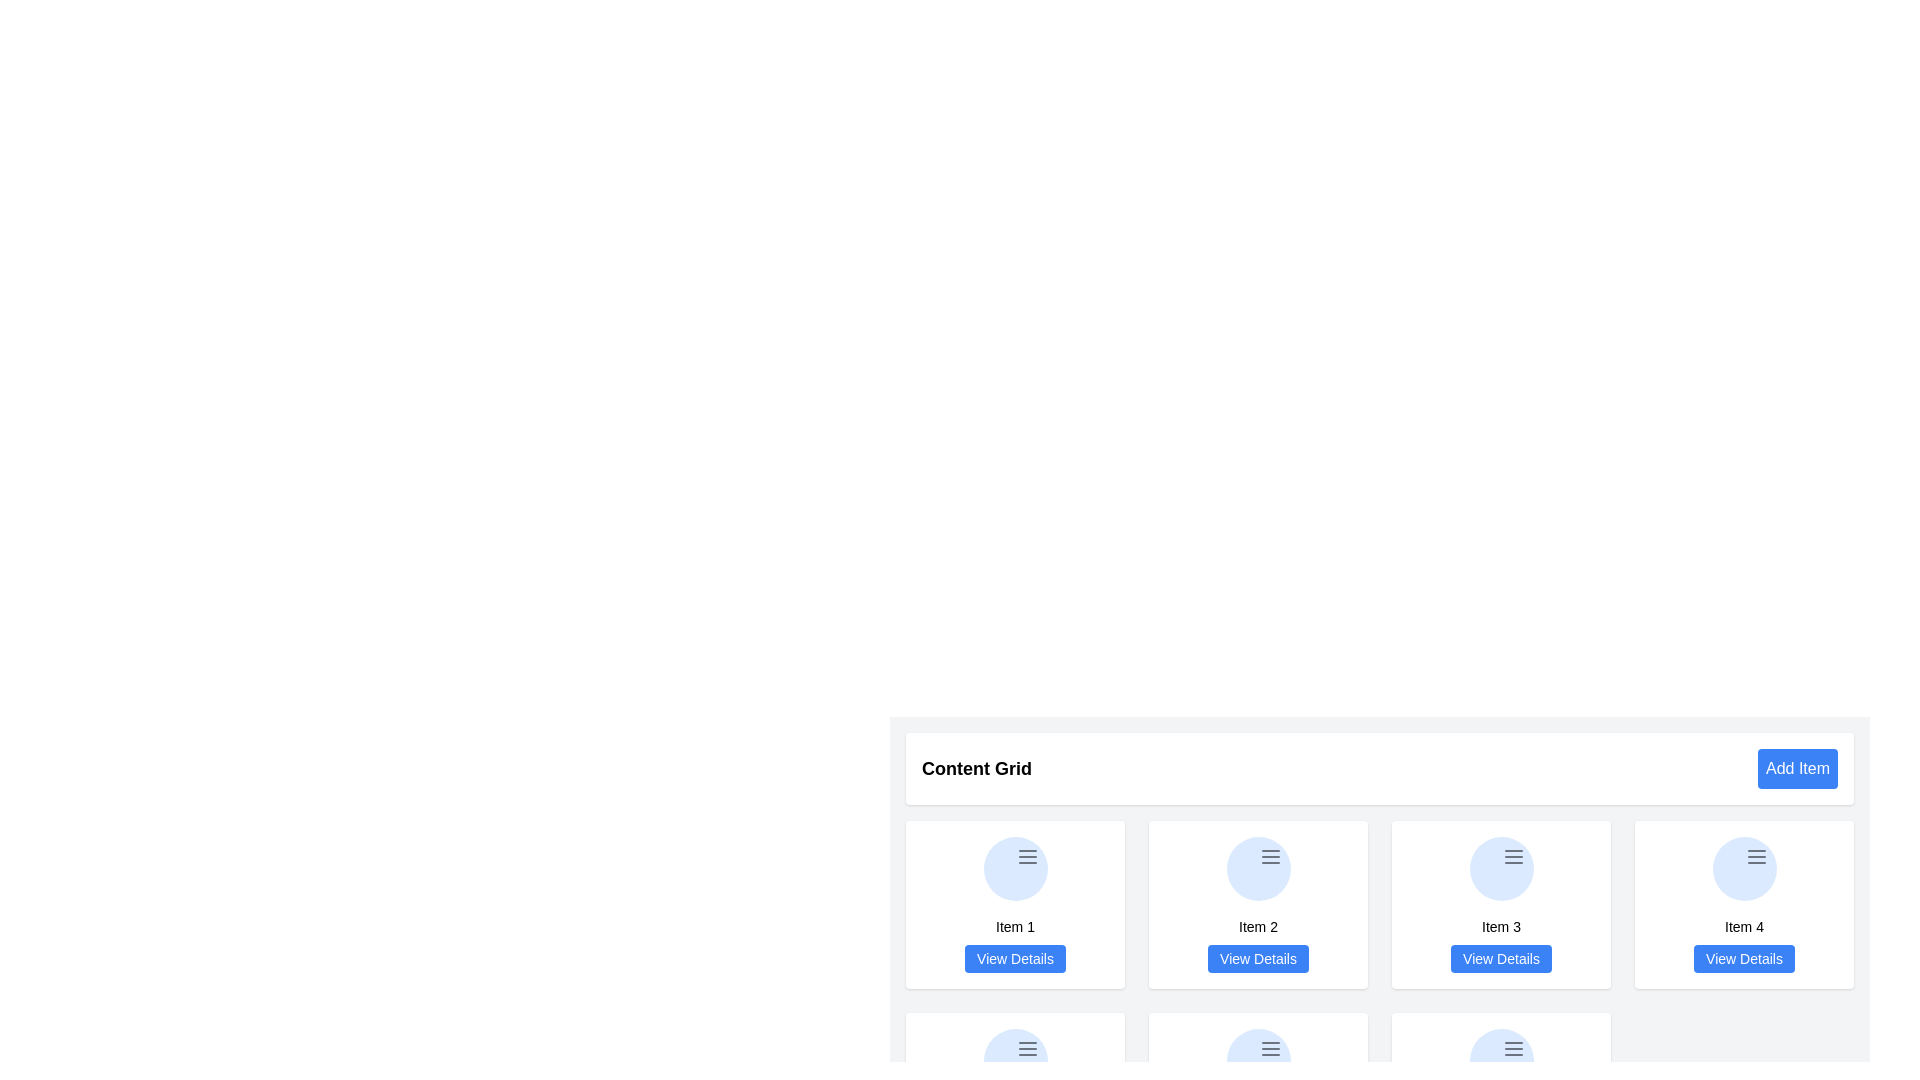 This screenshot has height=1080, width=1920. What do you see at coordinates (1513, 1048) in the screenshot?
I see `the three-horizontal-line icon representing a menu or options toggle in the third card of a four-card grid` at bounding box center [1513, 1048].